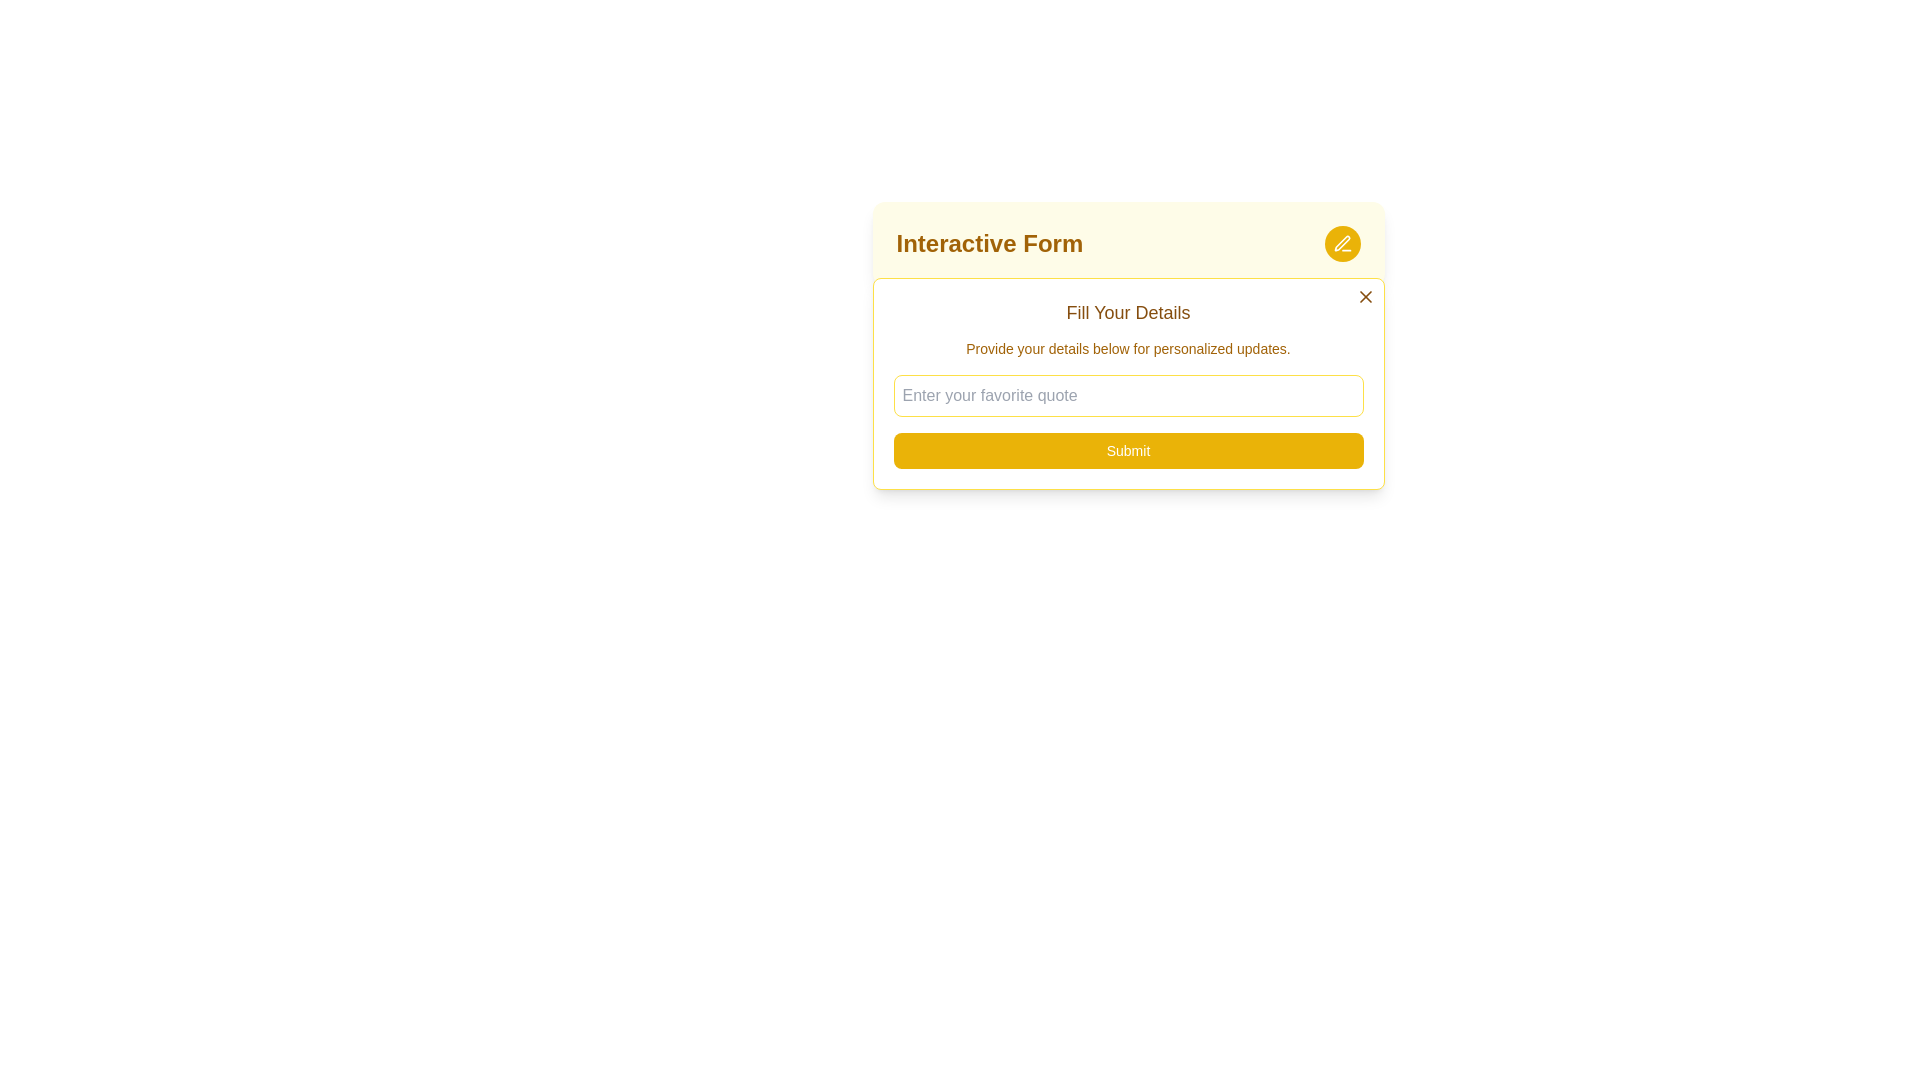 The height and width of the screenshot is (1080, 1920). Describe the element at coordinates (989, 242) in the screenshot. I see `the Header text label, which serves as the title of the form interface and is positioned to the left of a rounded yellow button with a pen icon` at that location.